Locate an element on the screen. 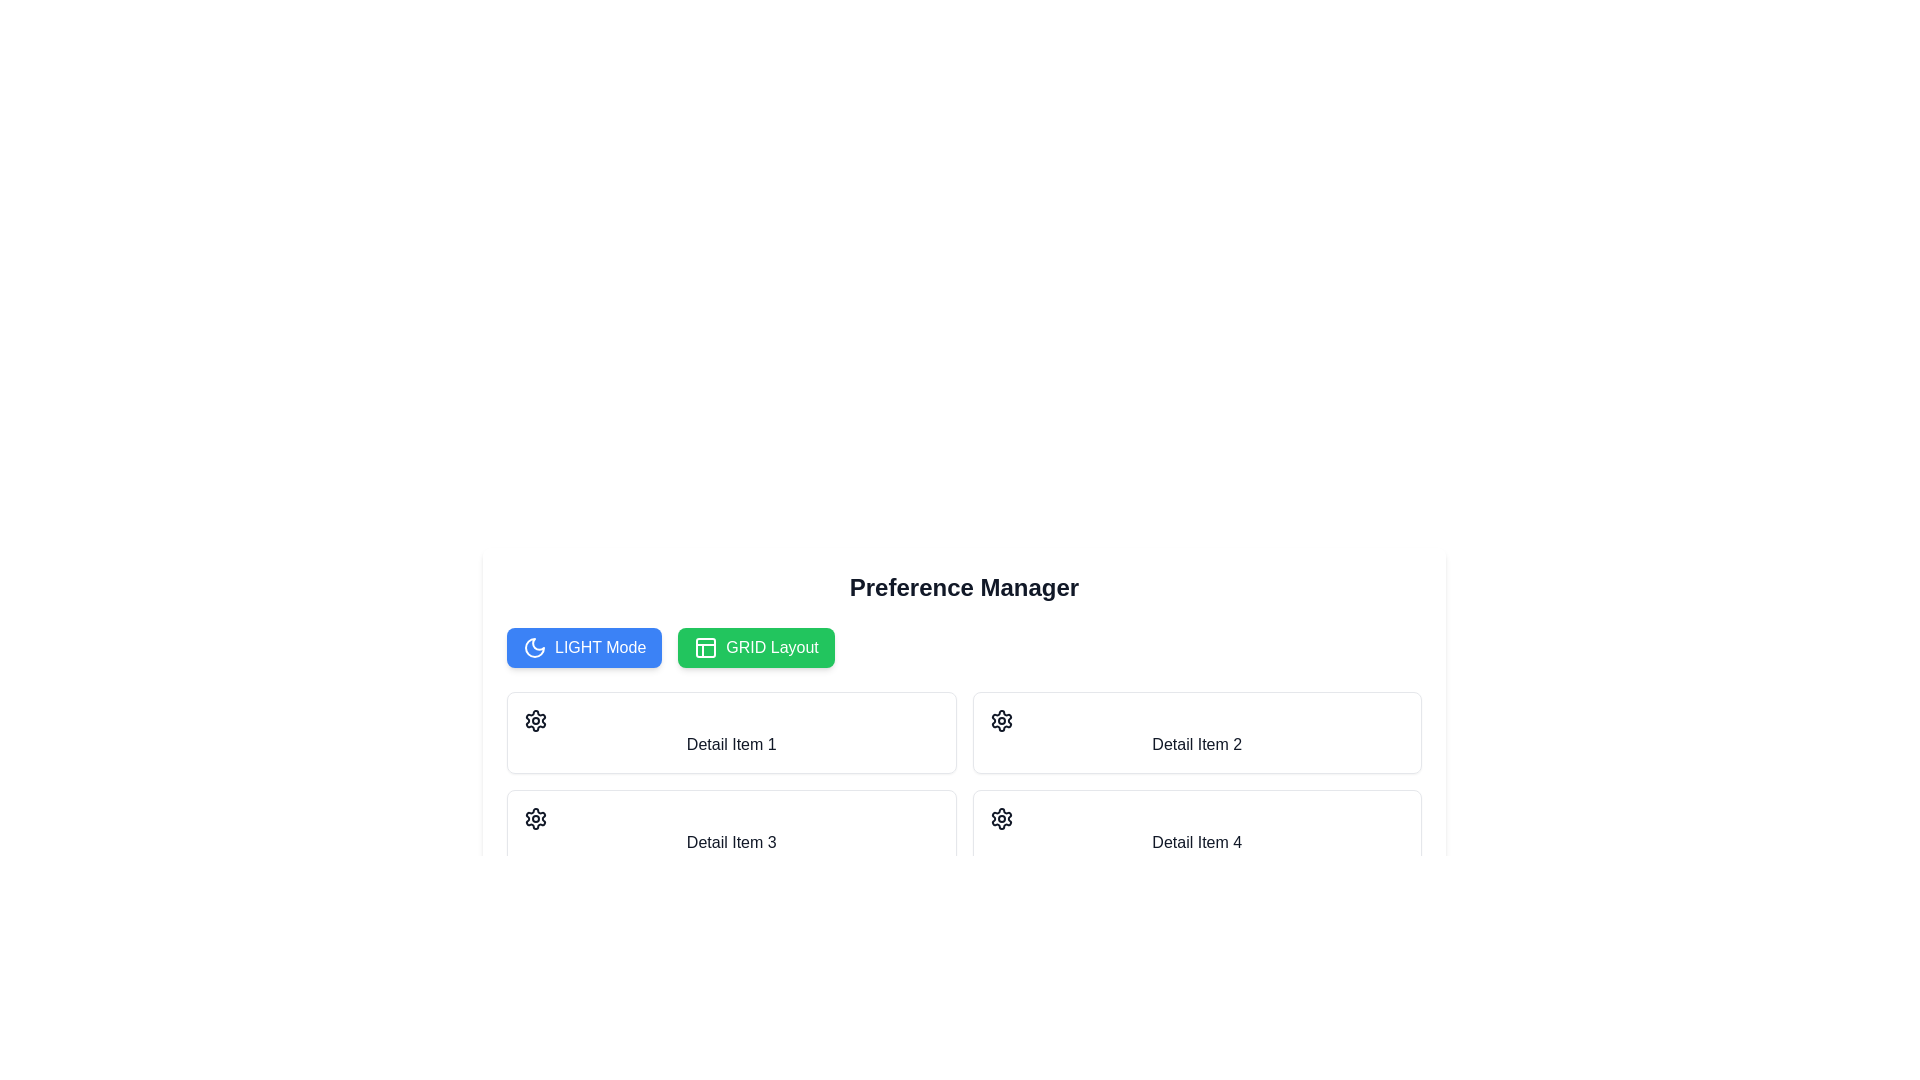 This screenshot has height=1080, width=1920. the Card element representing 'Detail Item 2', which is located in the second column of the first row of the grid layout is located at coordinates (1197, 732).